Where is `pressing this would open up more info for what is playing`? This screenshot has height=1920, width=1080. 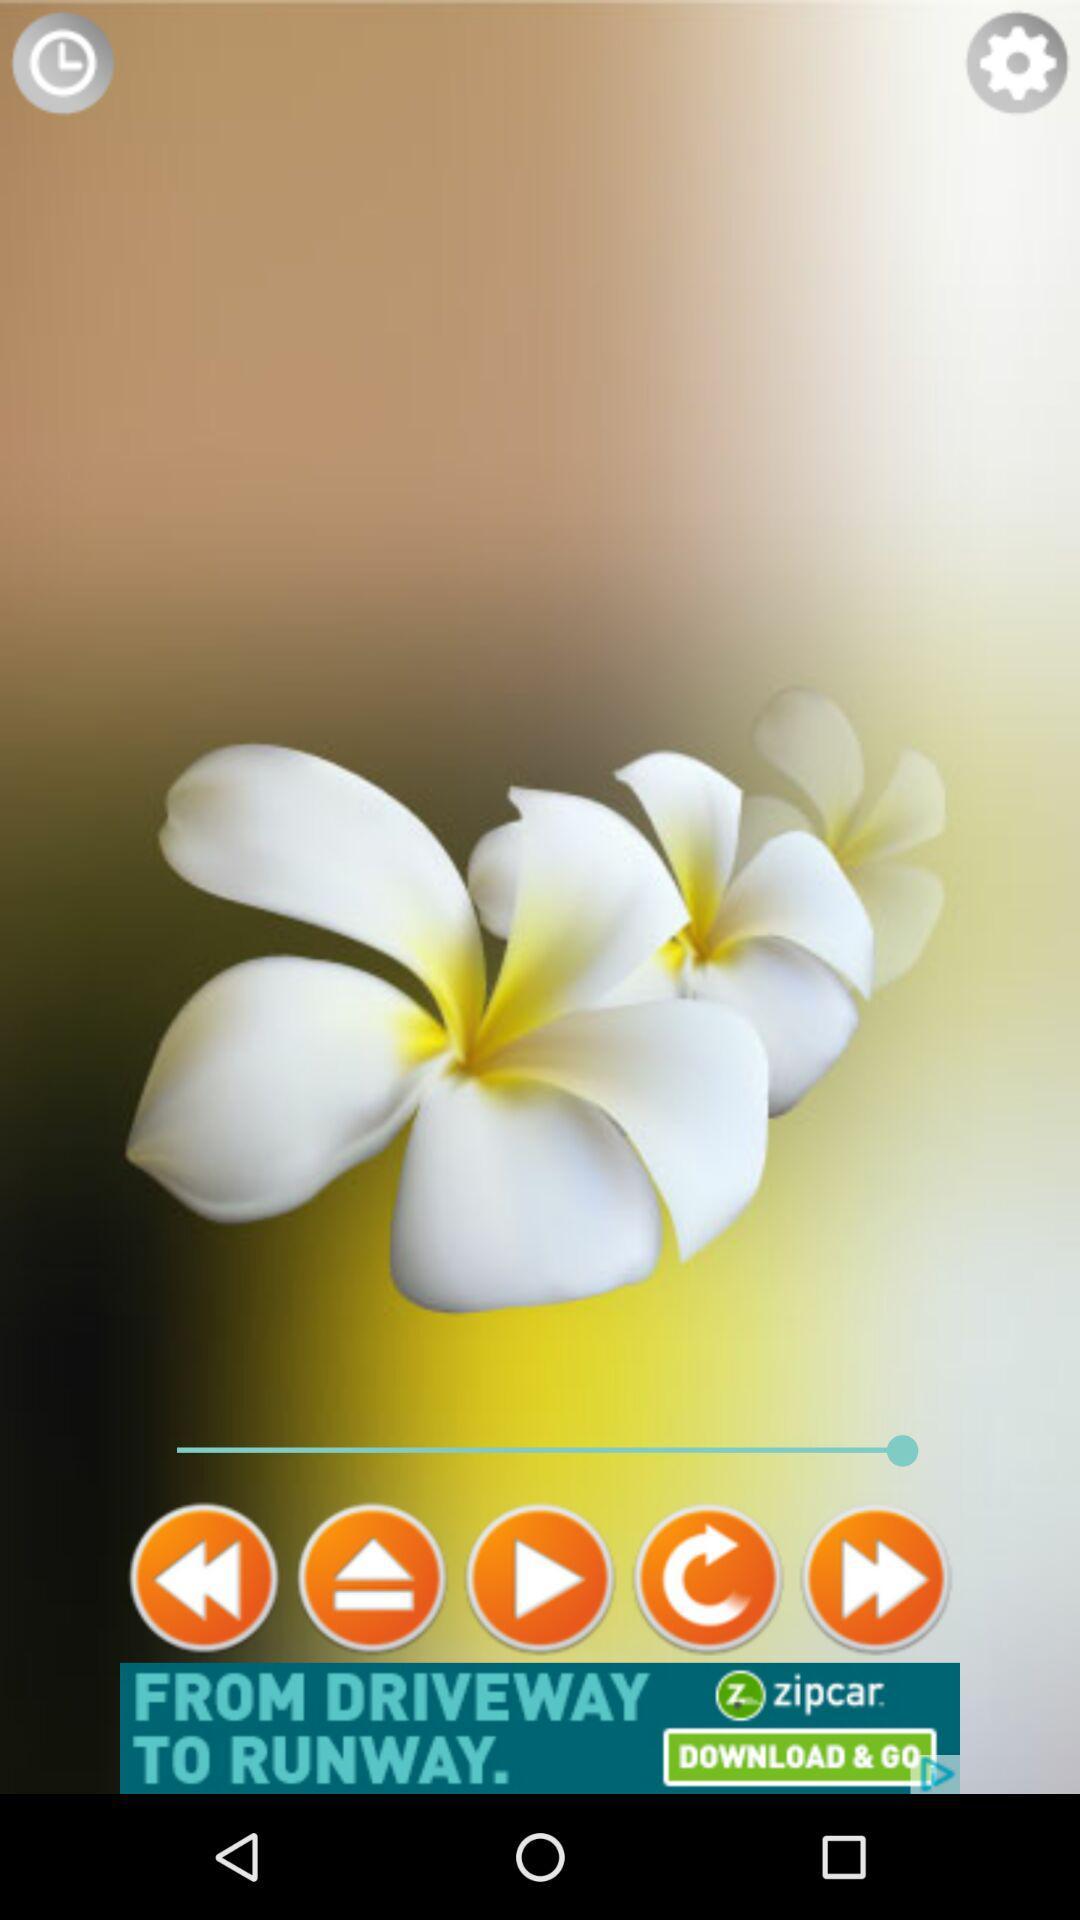 pressing this would open up more info for what is playing is located at coordinates (371, 1577).